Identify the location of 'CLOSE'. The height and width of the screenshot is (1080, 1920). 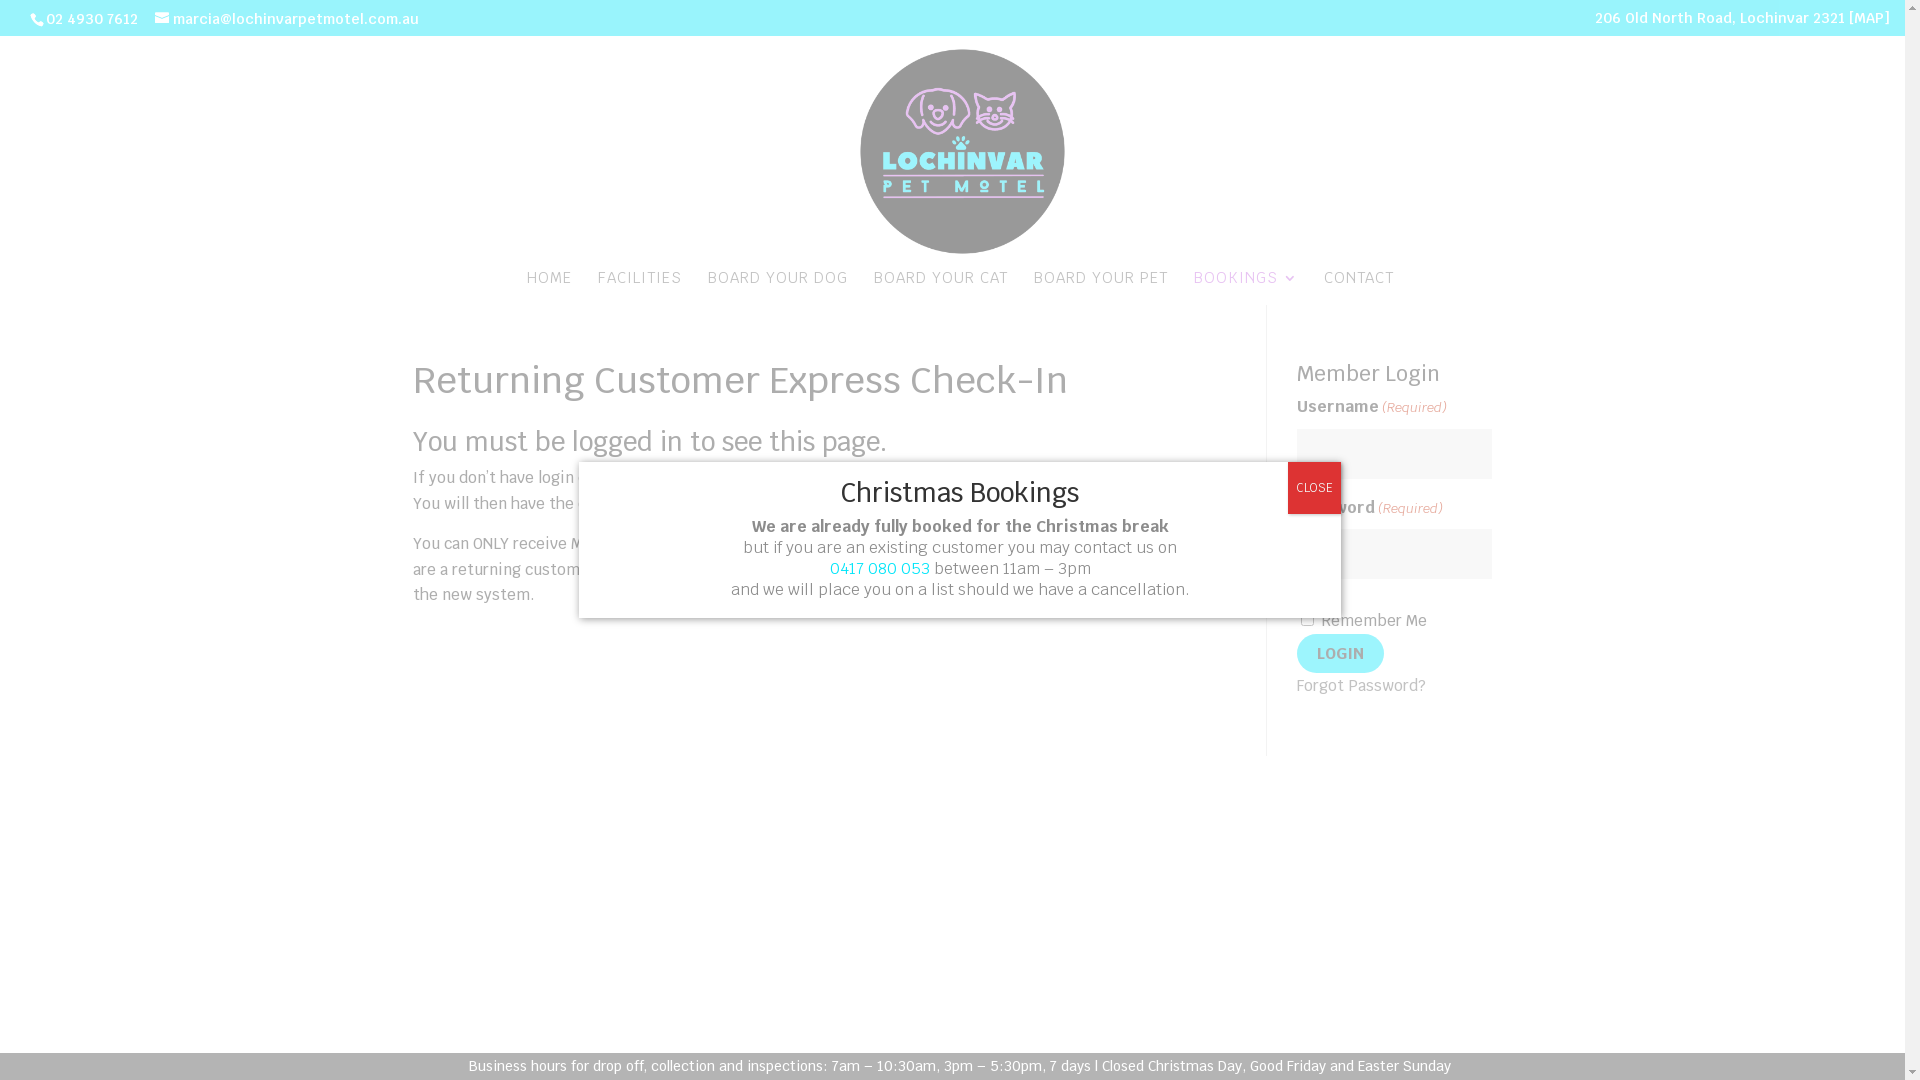
(1314, 488).